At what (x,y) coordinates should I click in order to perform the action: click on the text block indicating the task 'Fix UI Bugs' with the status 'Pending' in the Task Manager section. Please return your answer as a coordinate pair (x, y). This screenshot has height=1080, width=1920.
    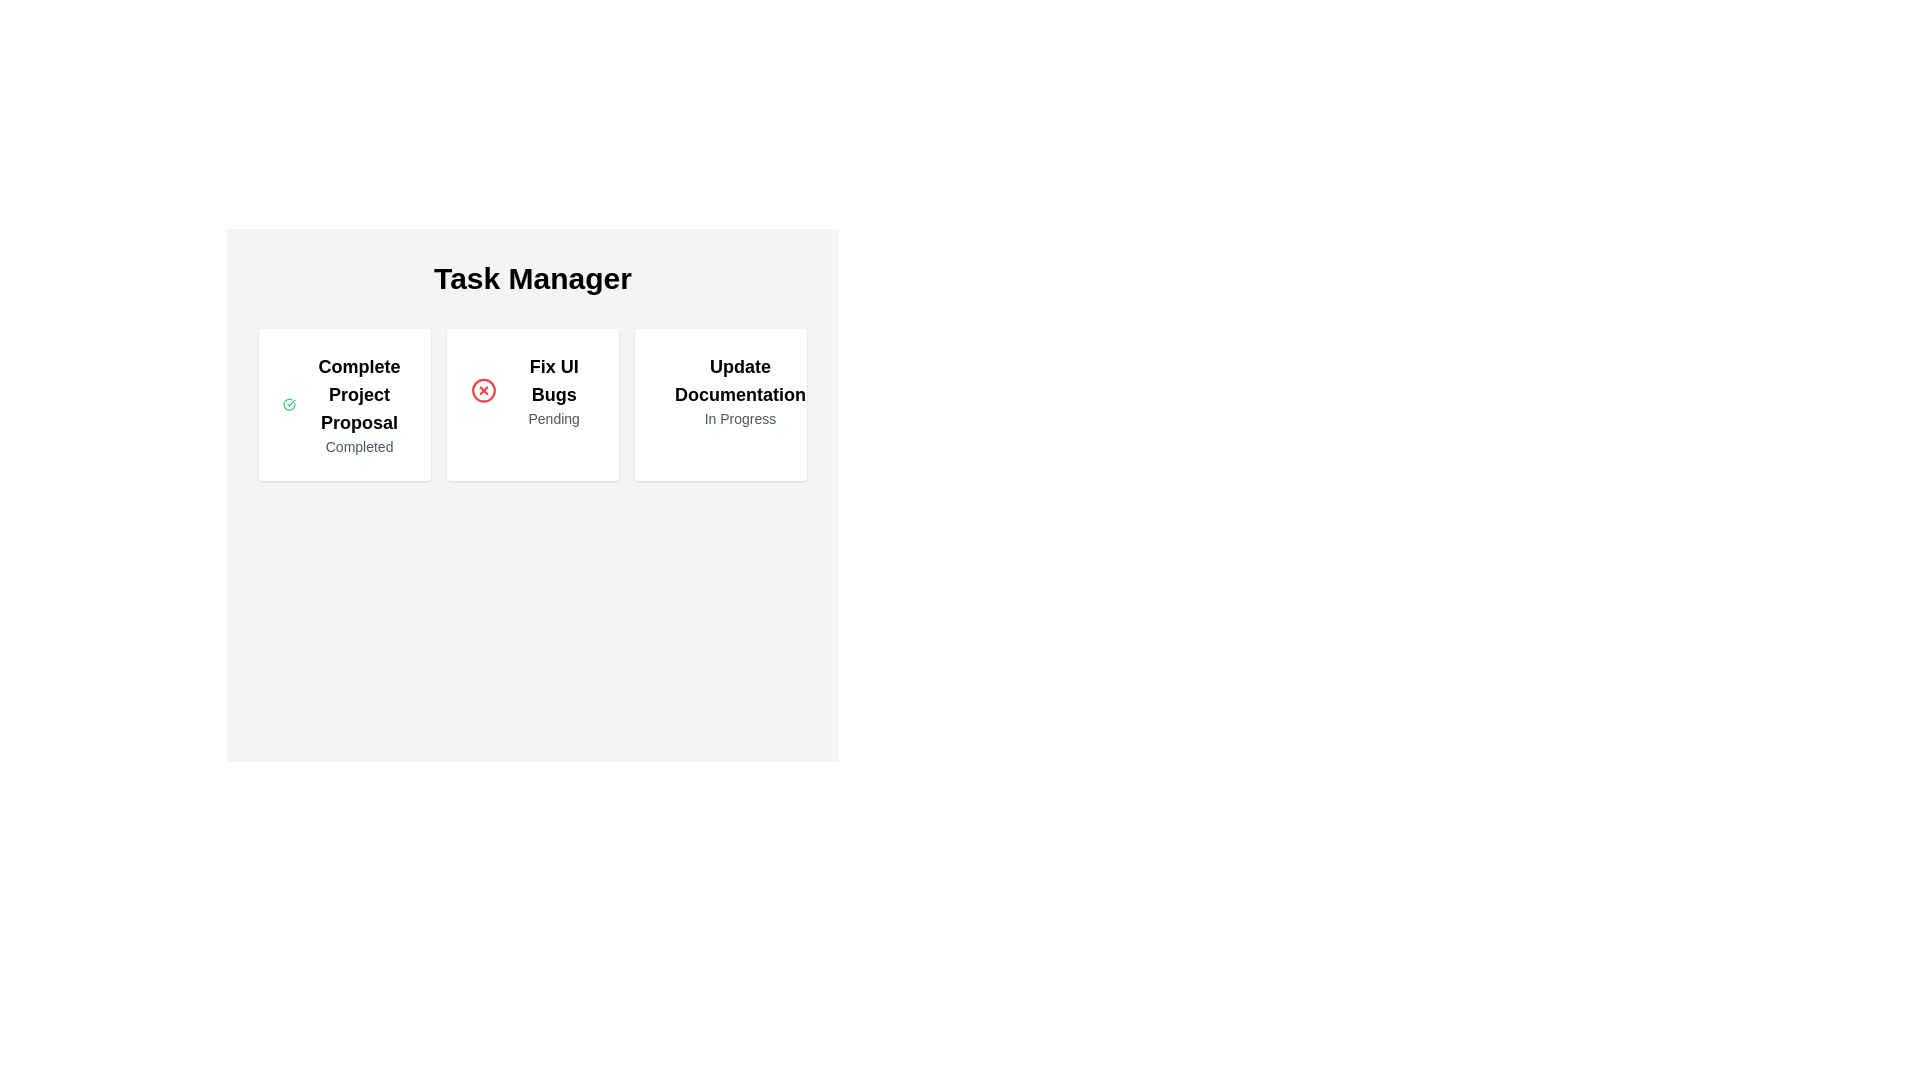
    Looking at the image, I should click on (554, 390).